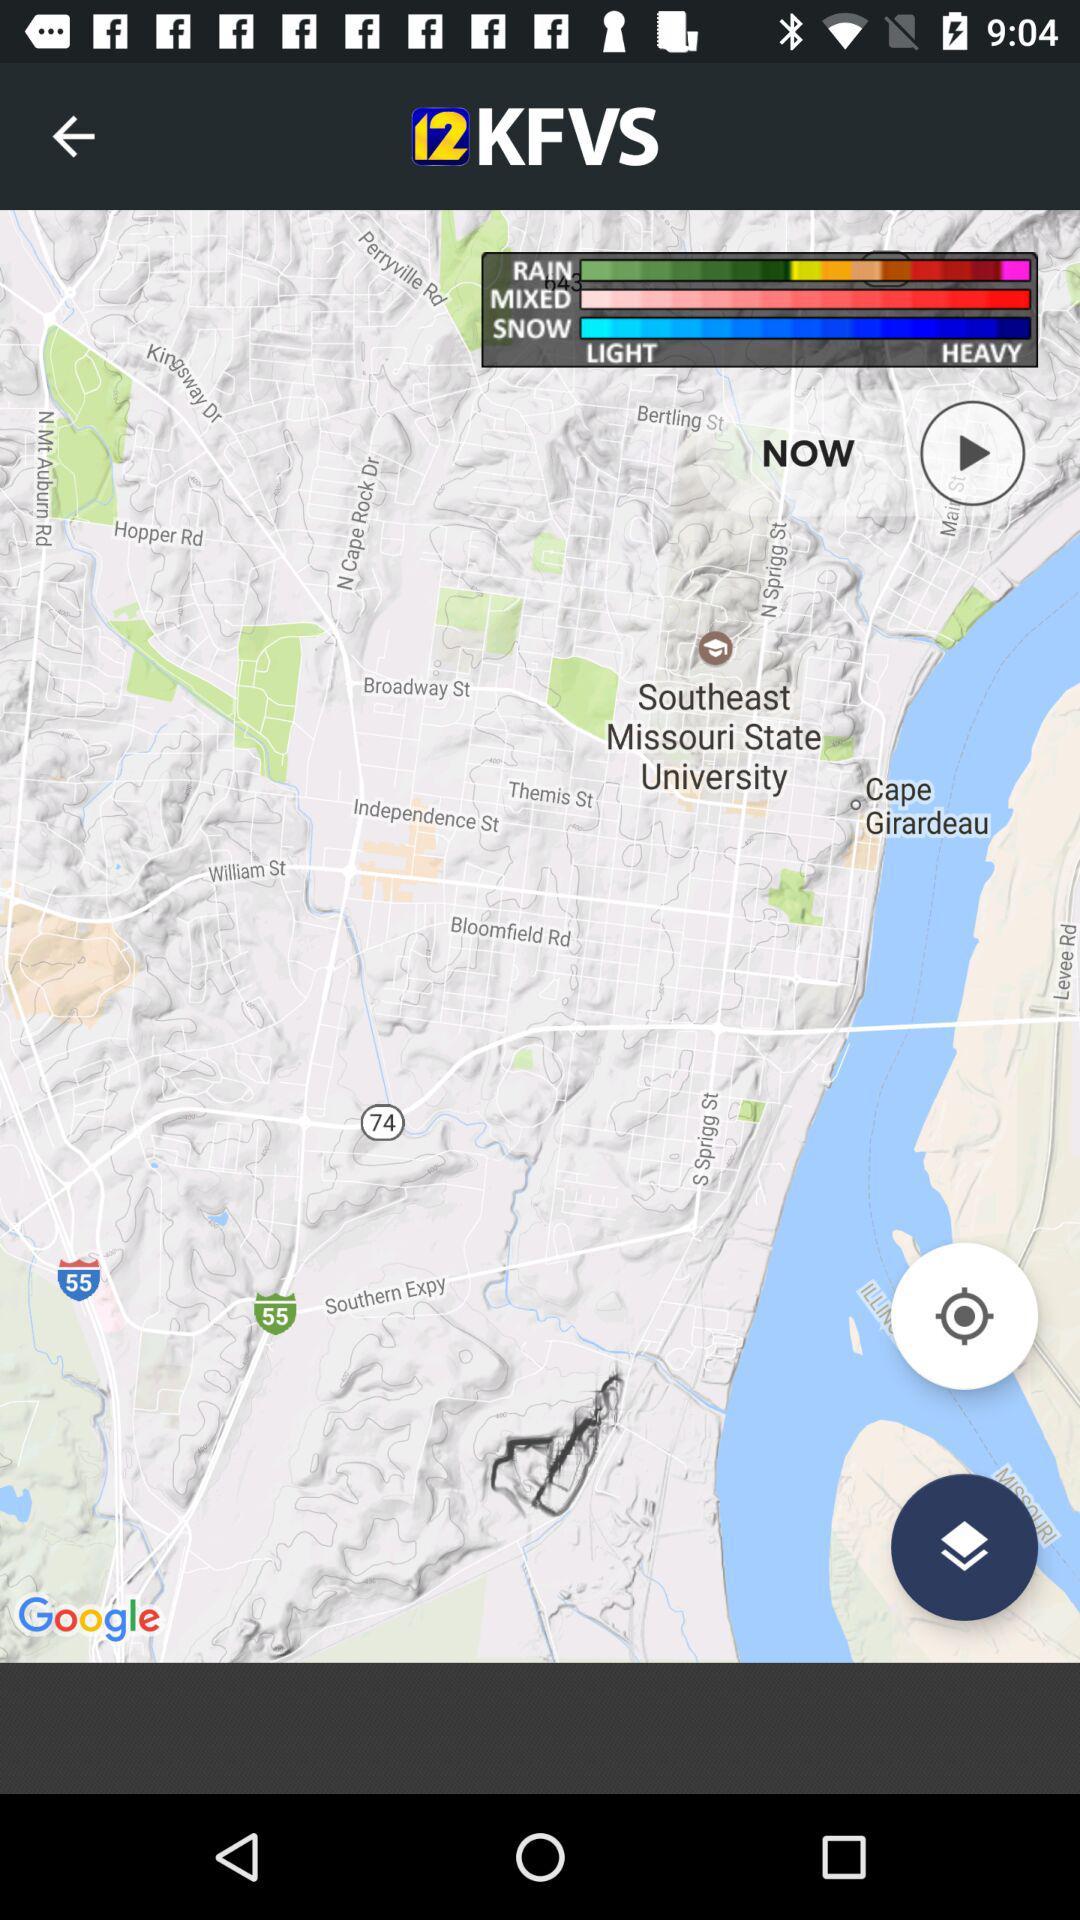  What do you see at coordinates (963, 1546) in the screenshot?
I see `map layers` at bounding box center [963, 1546].